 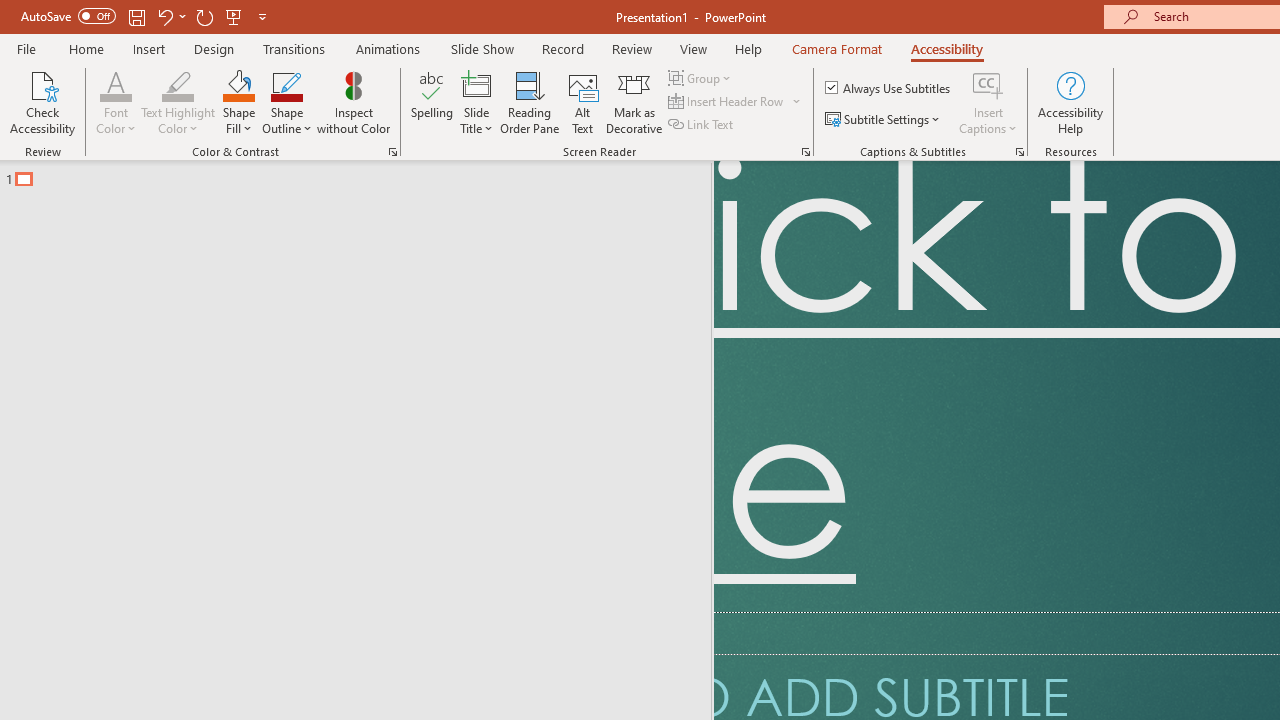 I want to click on 'Accessibility', so click(x=946, y=48).